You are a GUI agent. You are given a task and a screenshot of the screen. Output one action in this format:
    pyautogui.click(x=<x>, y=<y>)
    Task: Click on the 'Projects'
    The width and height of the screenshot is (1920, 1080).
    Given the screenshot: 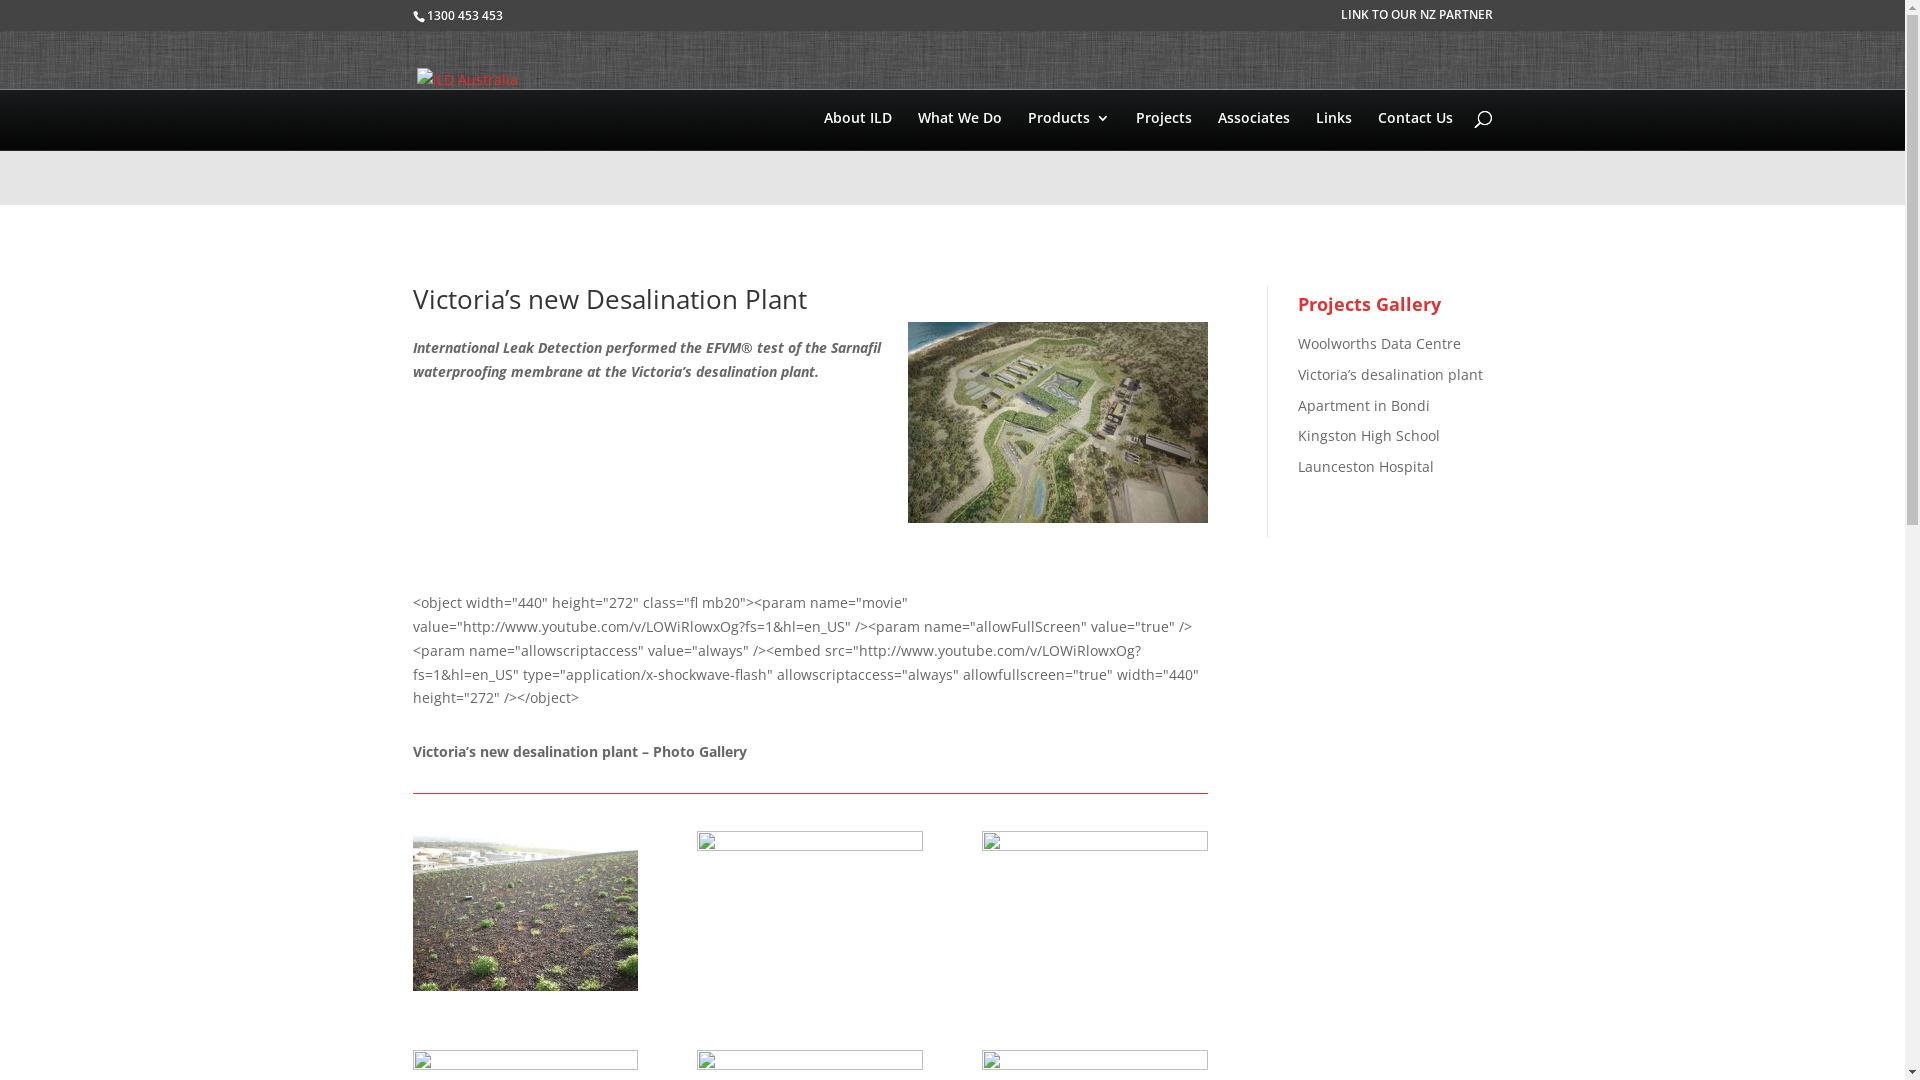 What is the action you would take?
    pyautogui.click(x=1163, y=157)
    